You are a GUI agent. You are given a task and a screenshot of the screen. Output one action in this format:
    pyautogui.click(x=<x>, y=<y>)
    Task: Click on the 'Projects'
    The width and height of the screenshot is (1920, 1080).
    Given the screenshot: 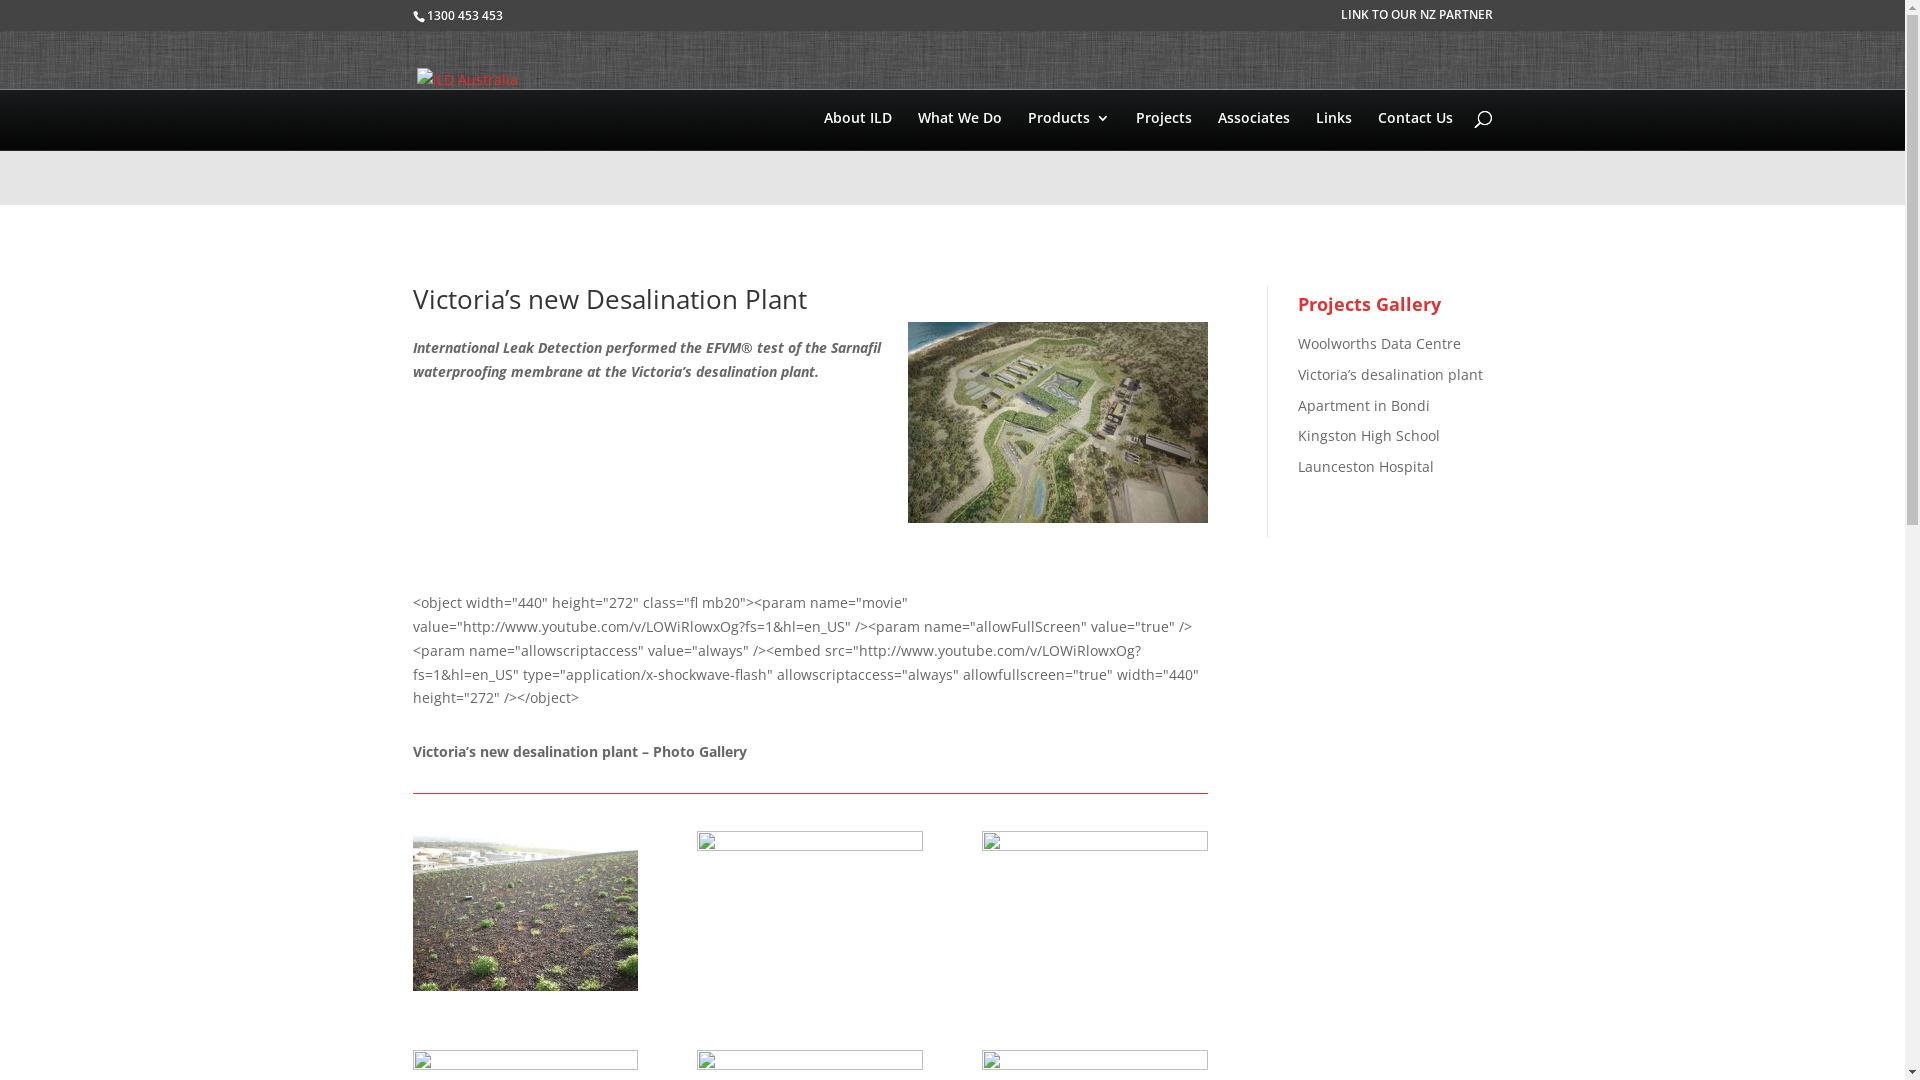 What is the action you would take?
    pyautogui.click(x=1163, y=157)
    